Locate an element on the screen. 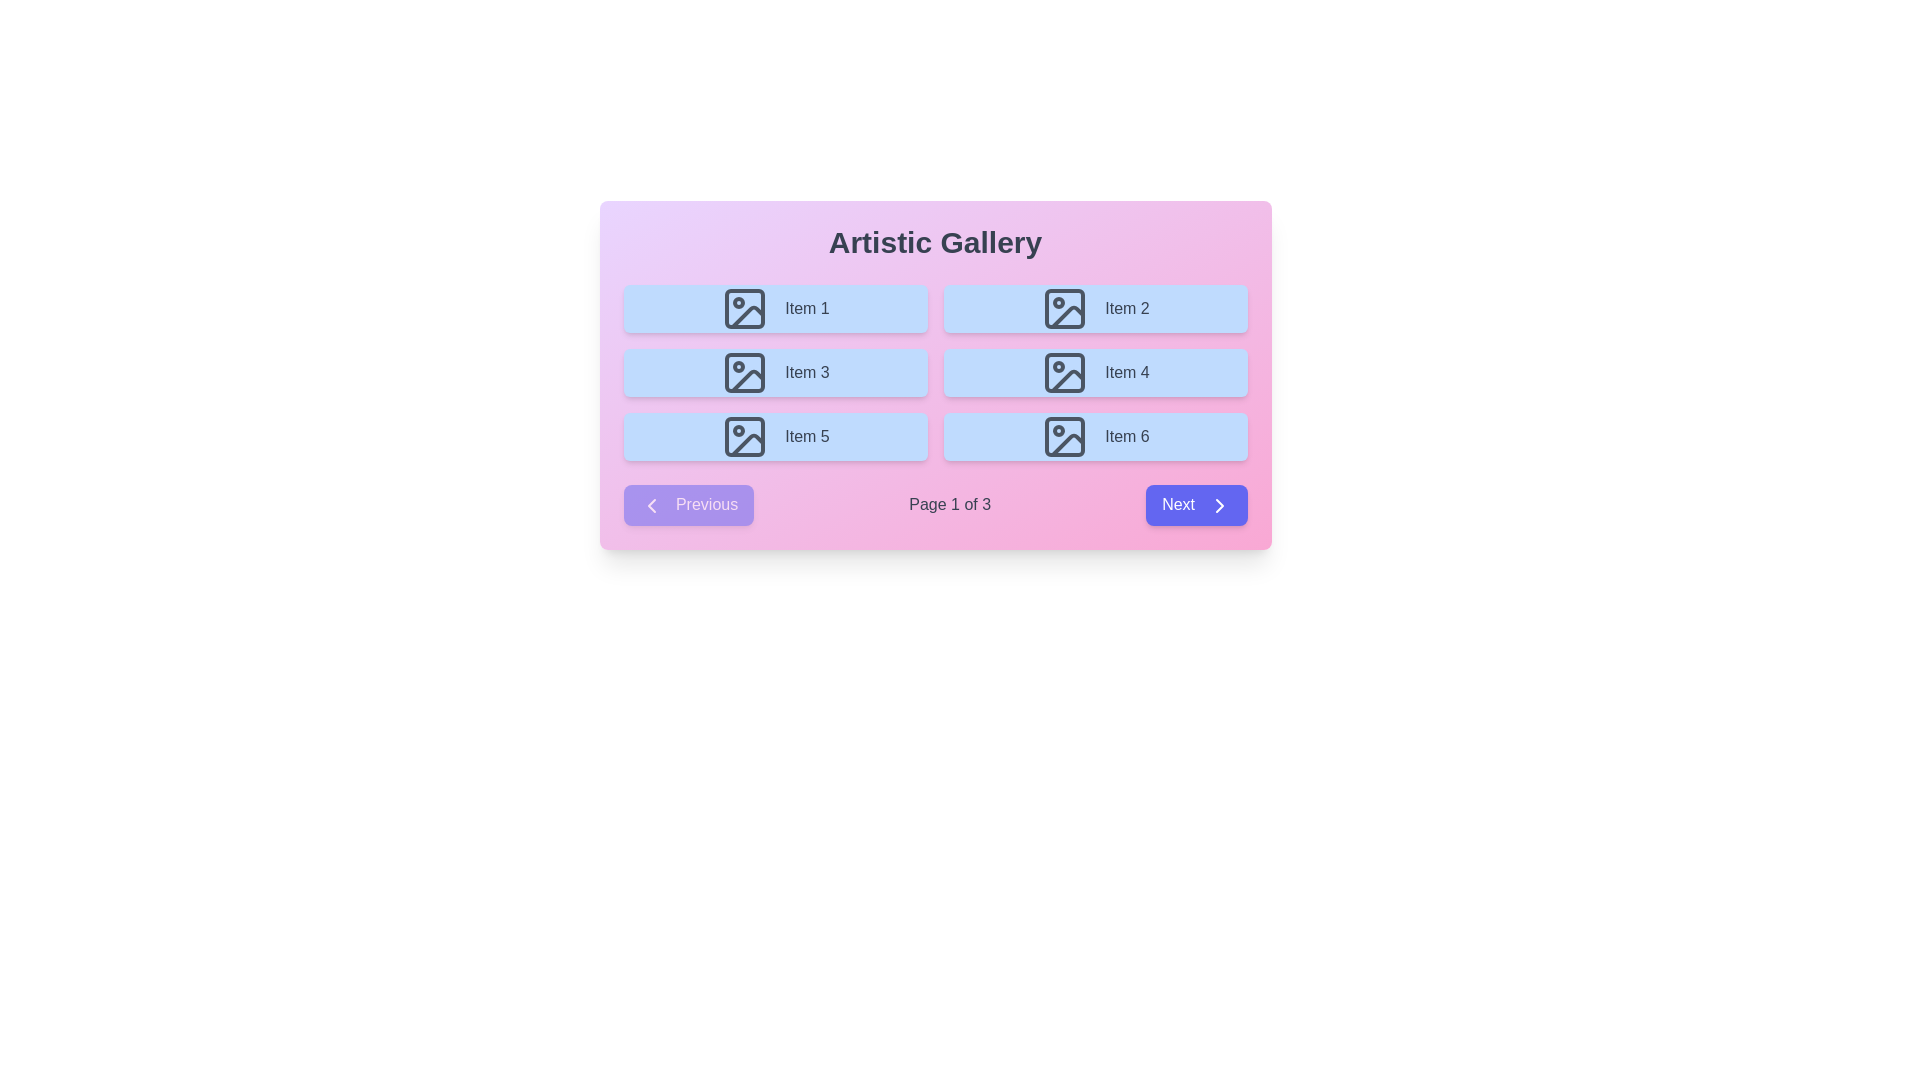 This screenshot has height=1080, width=1920. the gray rectangular icon resembling a generic image placeholder located inside the 'Item 2' button in the 'Artistic Gallery' card is located at coordinates (1064, 308).